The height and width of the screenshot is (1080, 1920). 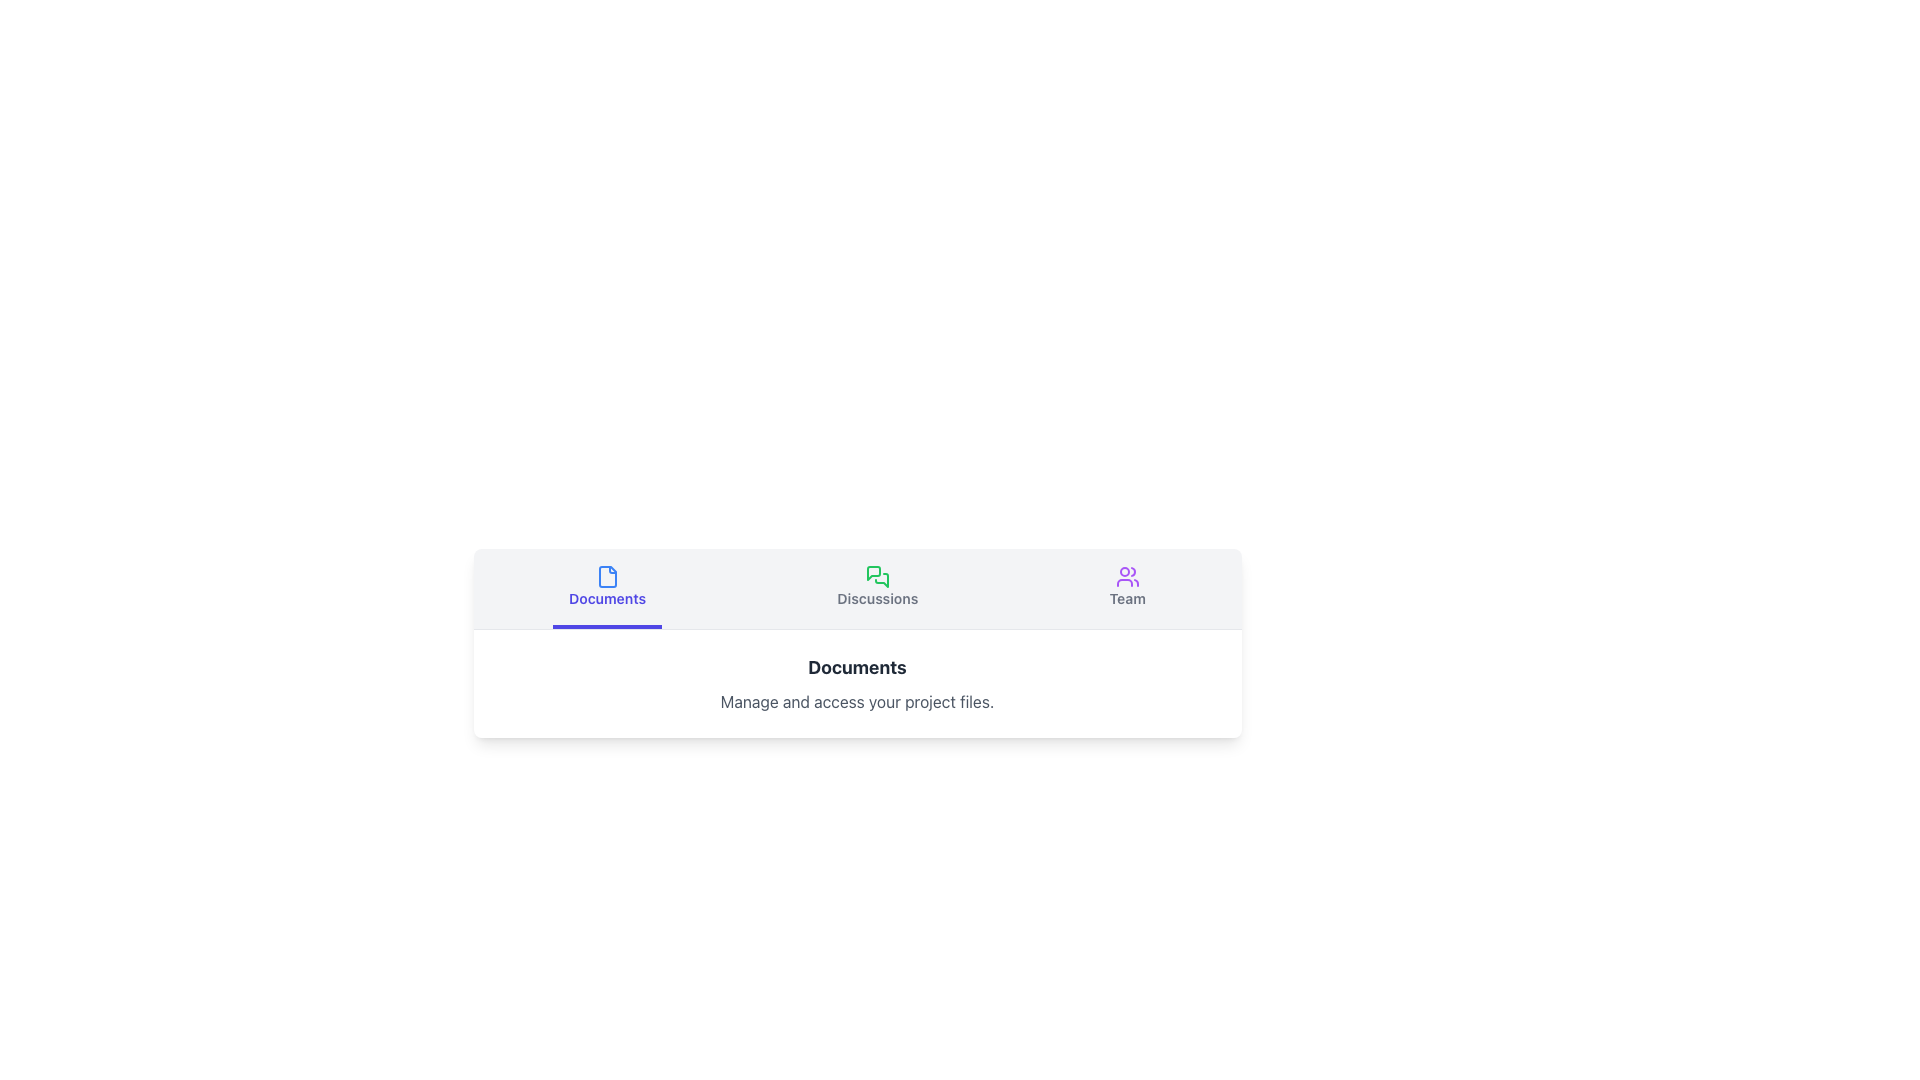 What do you see at coordinates (606, 576) in the screenshot?
I see `the document icon located in the 'Documents' tab, which is centrally placed above the text label` at bounding box center [606, 576].